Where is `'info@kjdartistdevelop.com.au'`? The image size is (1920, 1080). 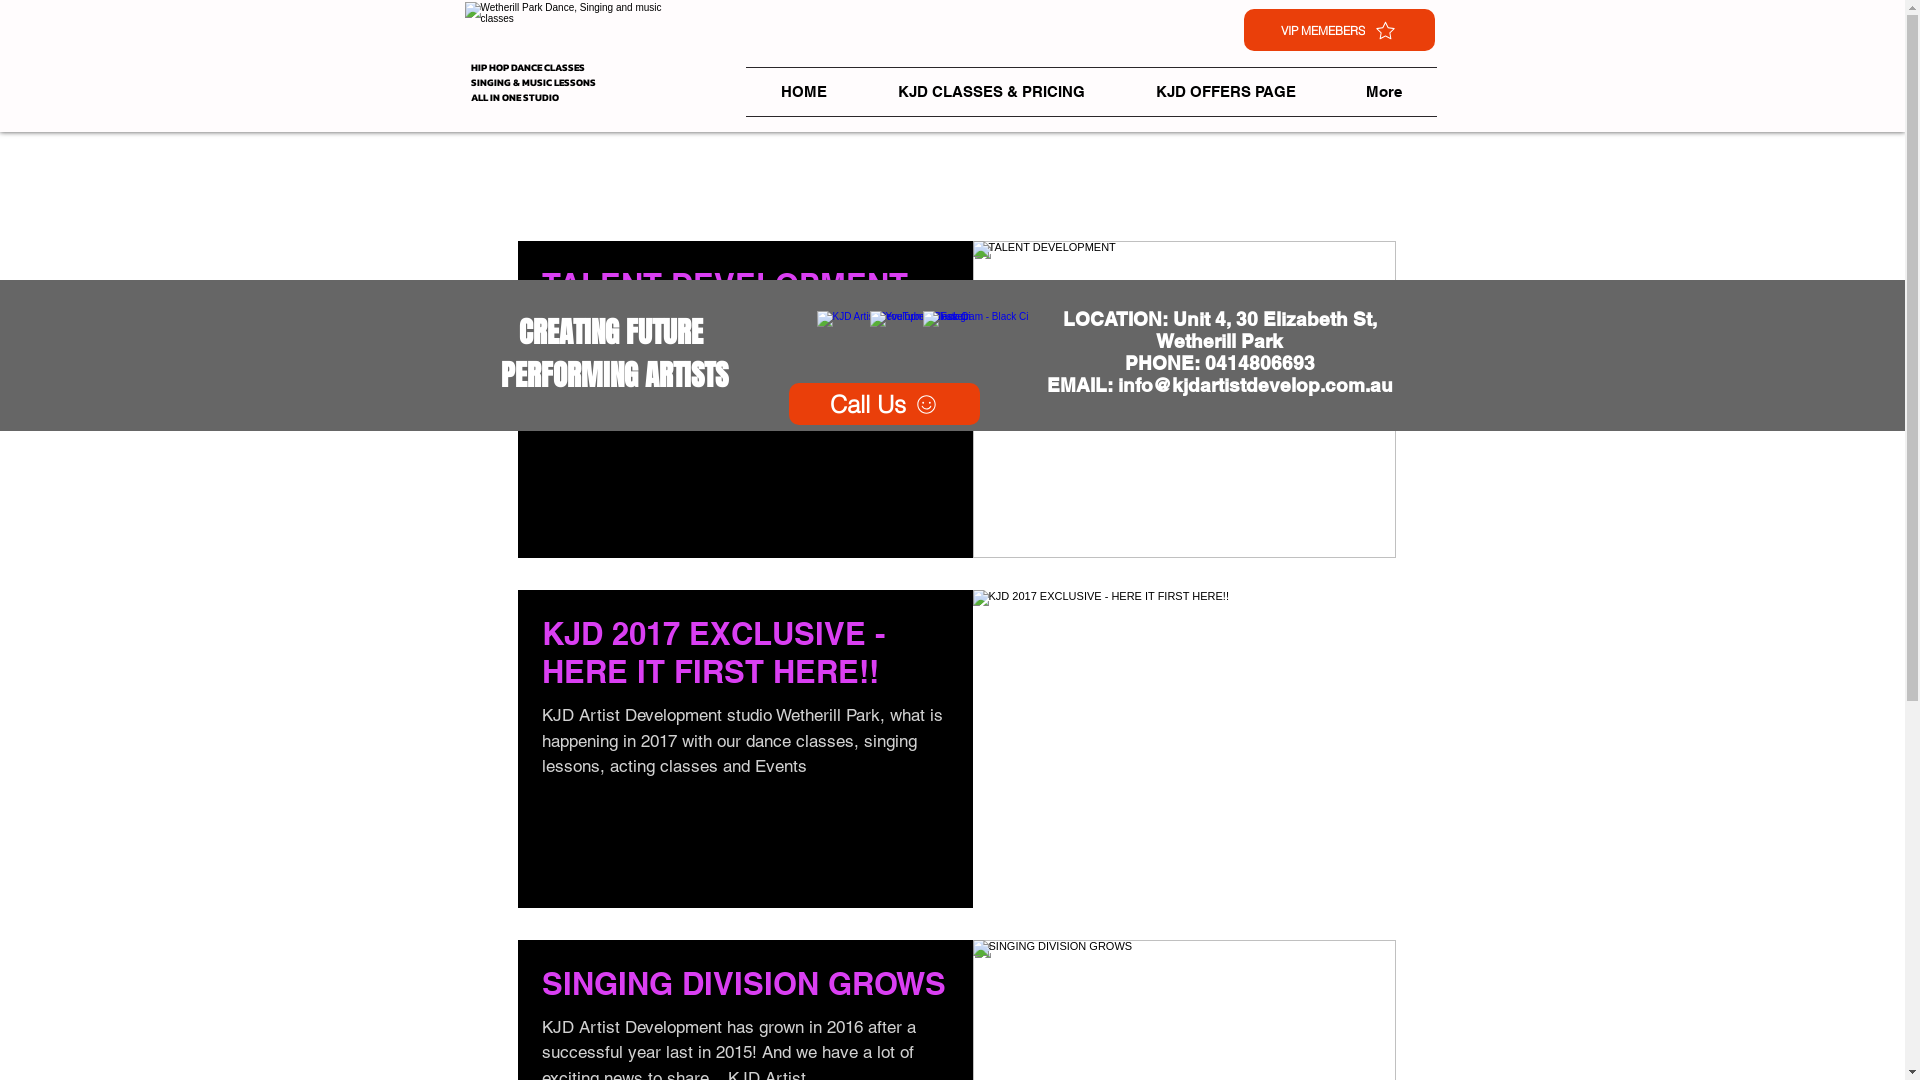 'info@kjdartistdevelop.com.au' is located at coordinates (1254, 385).